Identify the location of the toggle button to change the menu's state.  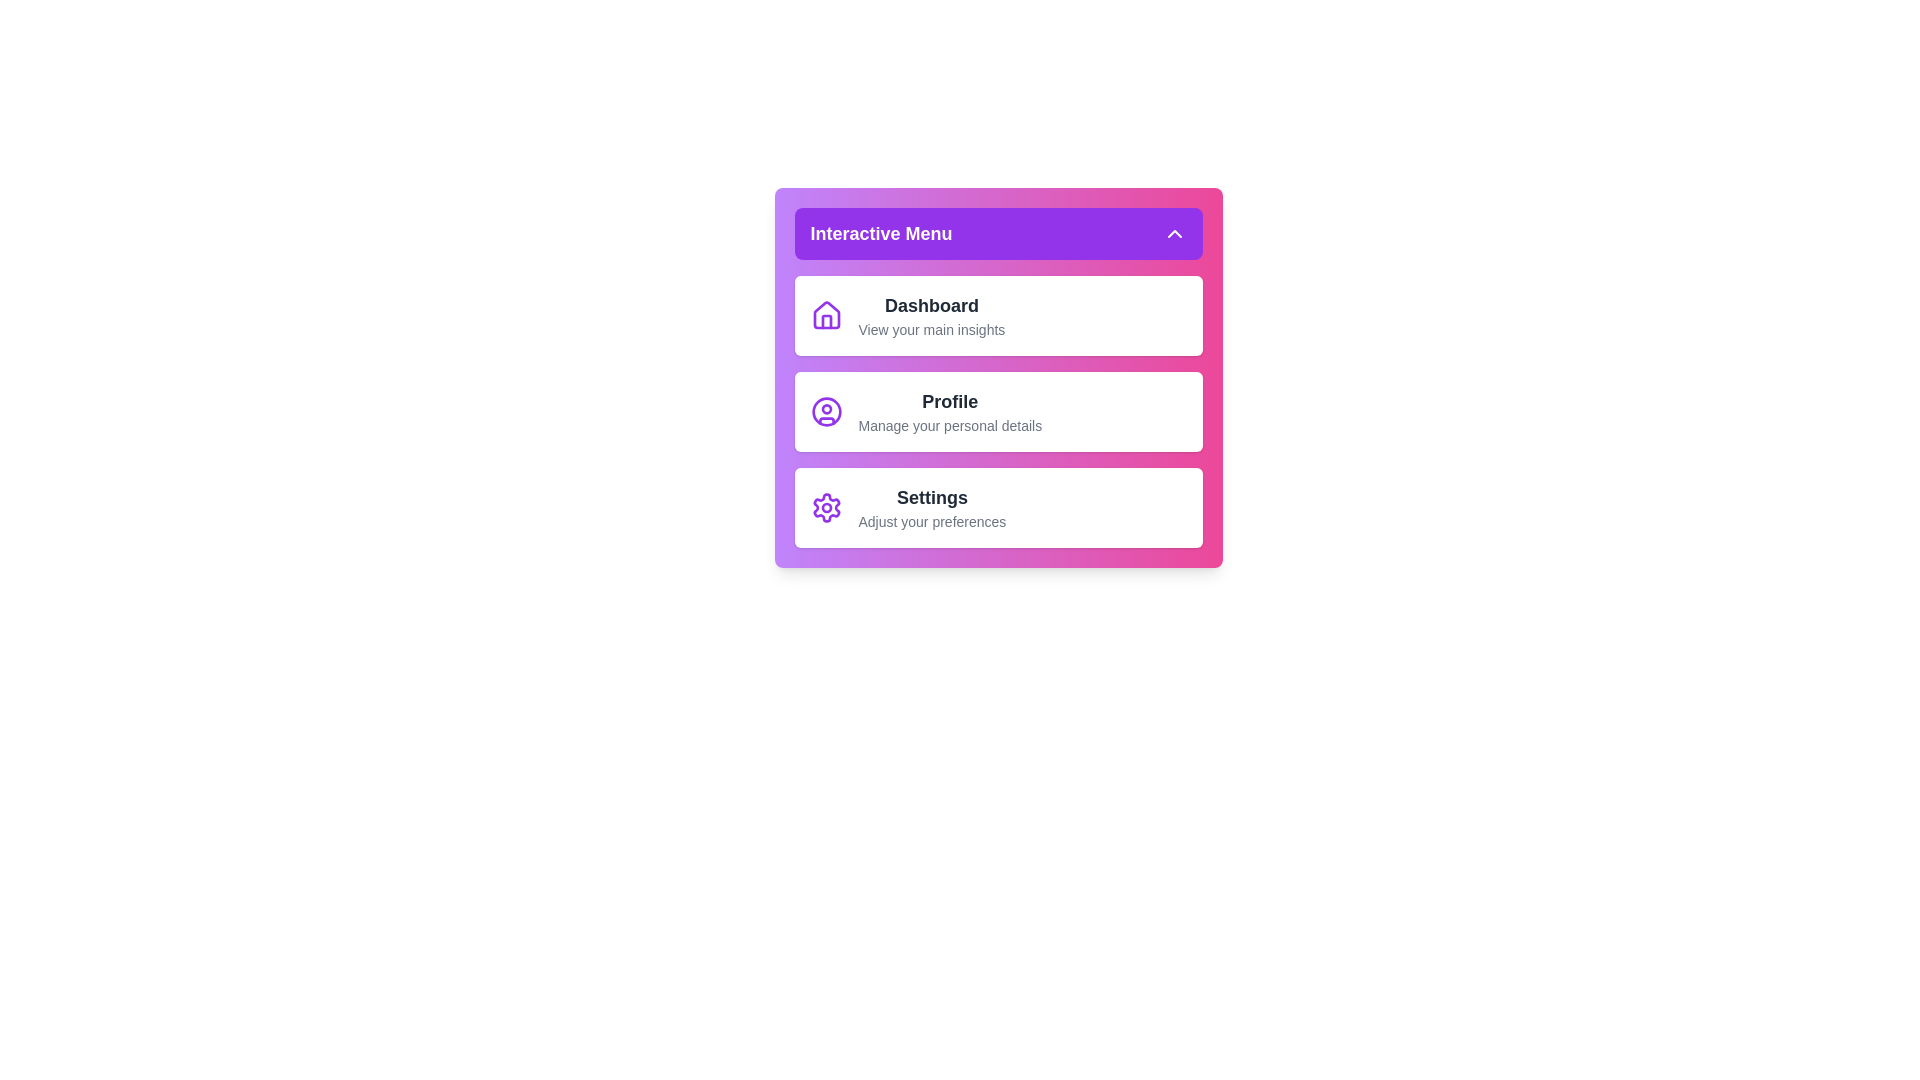
(998, 233).